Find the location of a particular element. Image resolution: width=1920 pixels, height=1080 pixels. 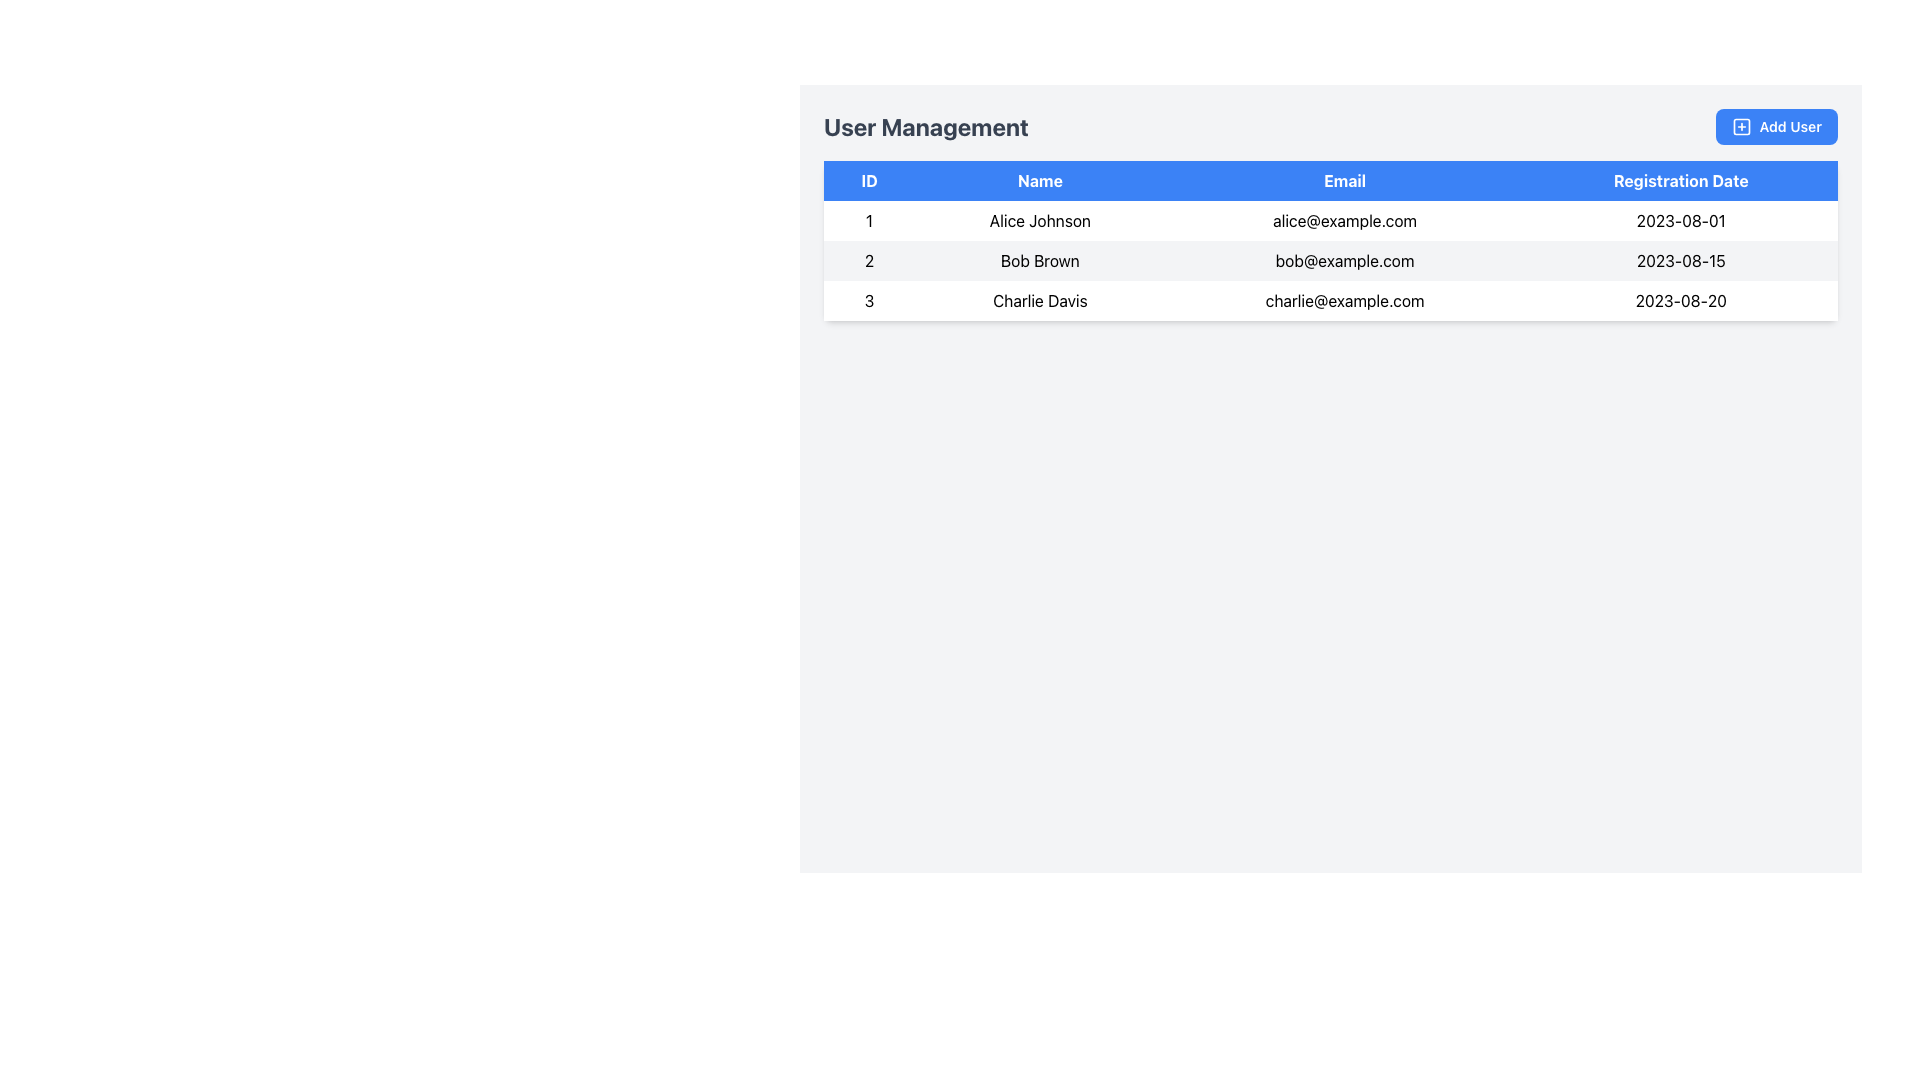

the text label displaying the email 'bob@example.com', which is located in the third column under the 'Email' heading in the tabular structure is located at coordinates (1345, 260).